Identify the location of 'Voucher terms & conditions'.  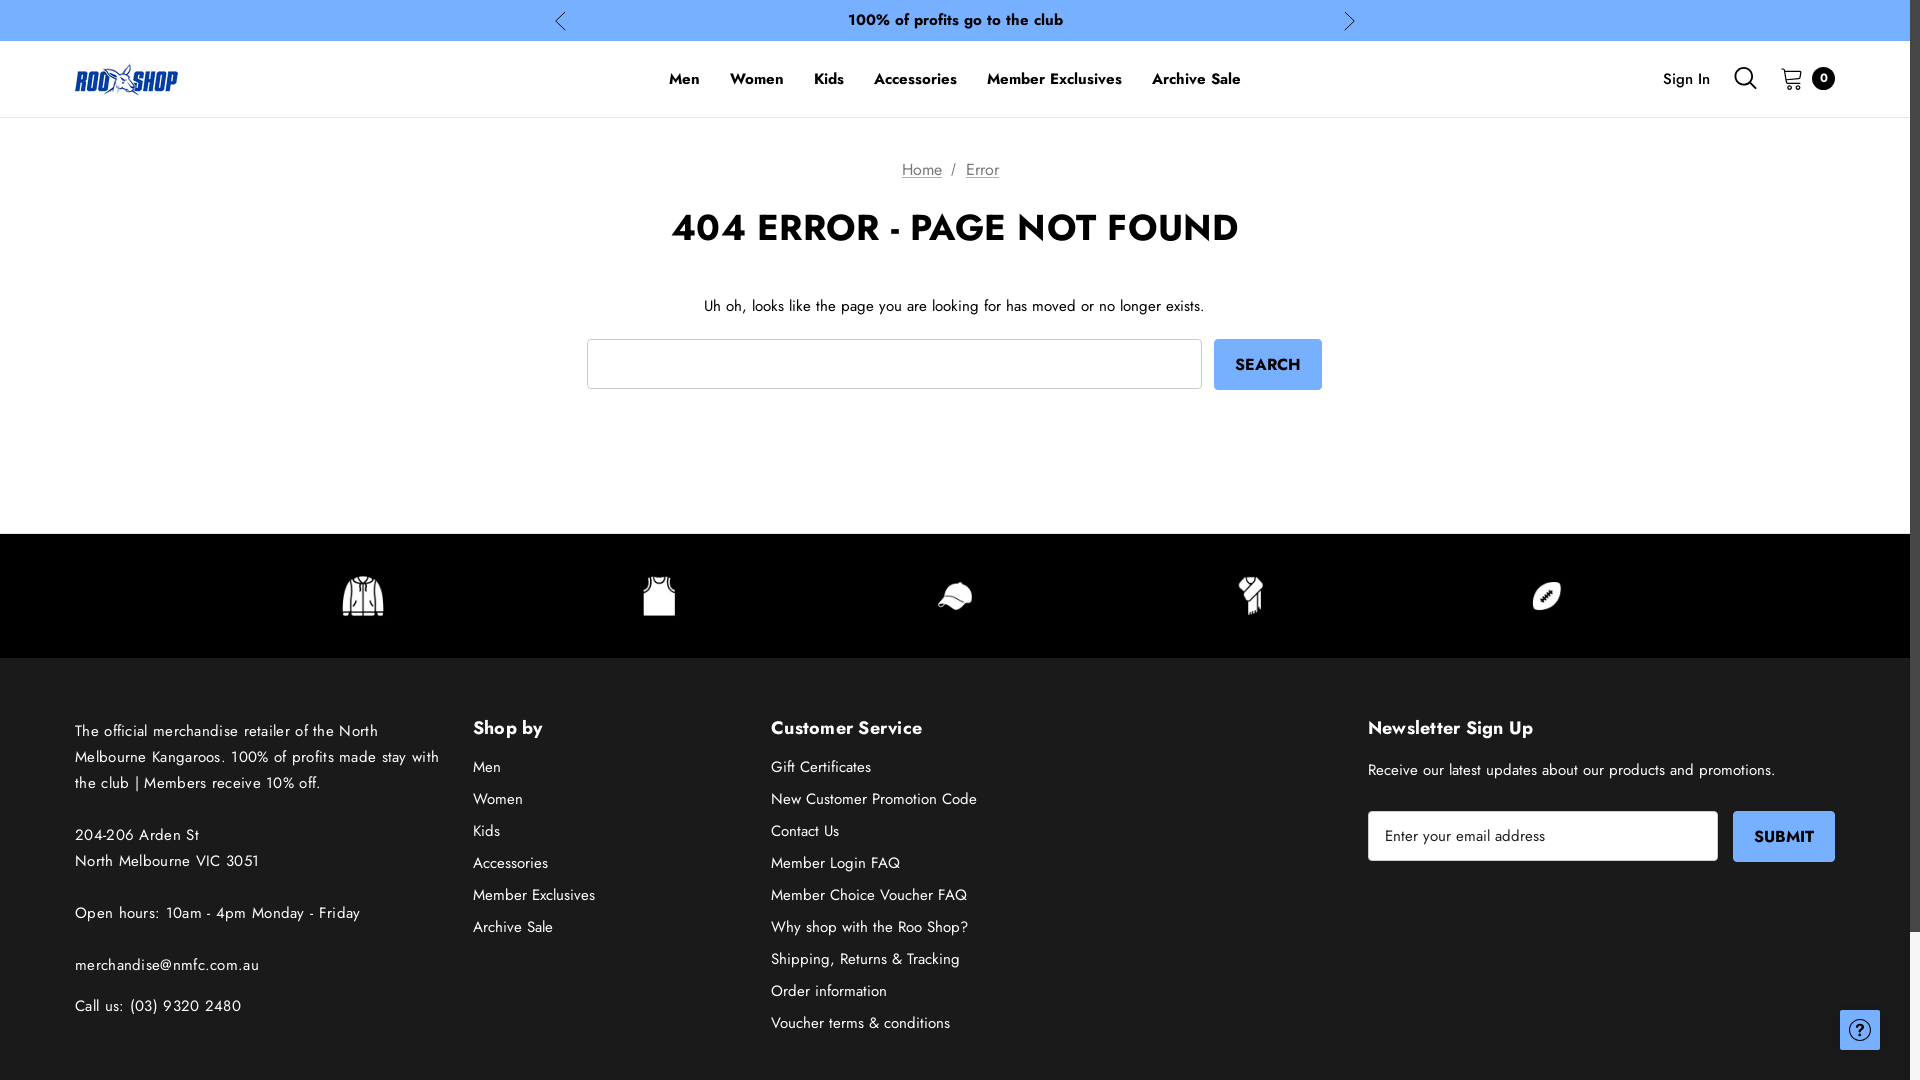
(770, 1022).